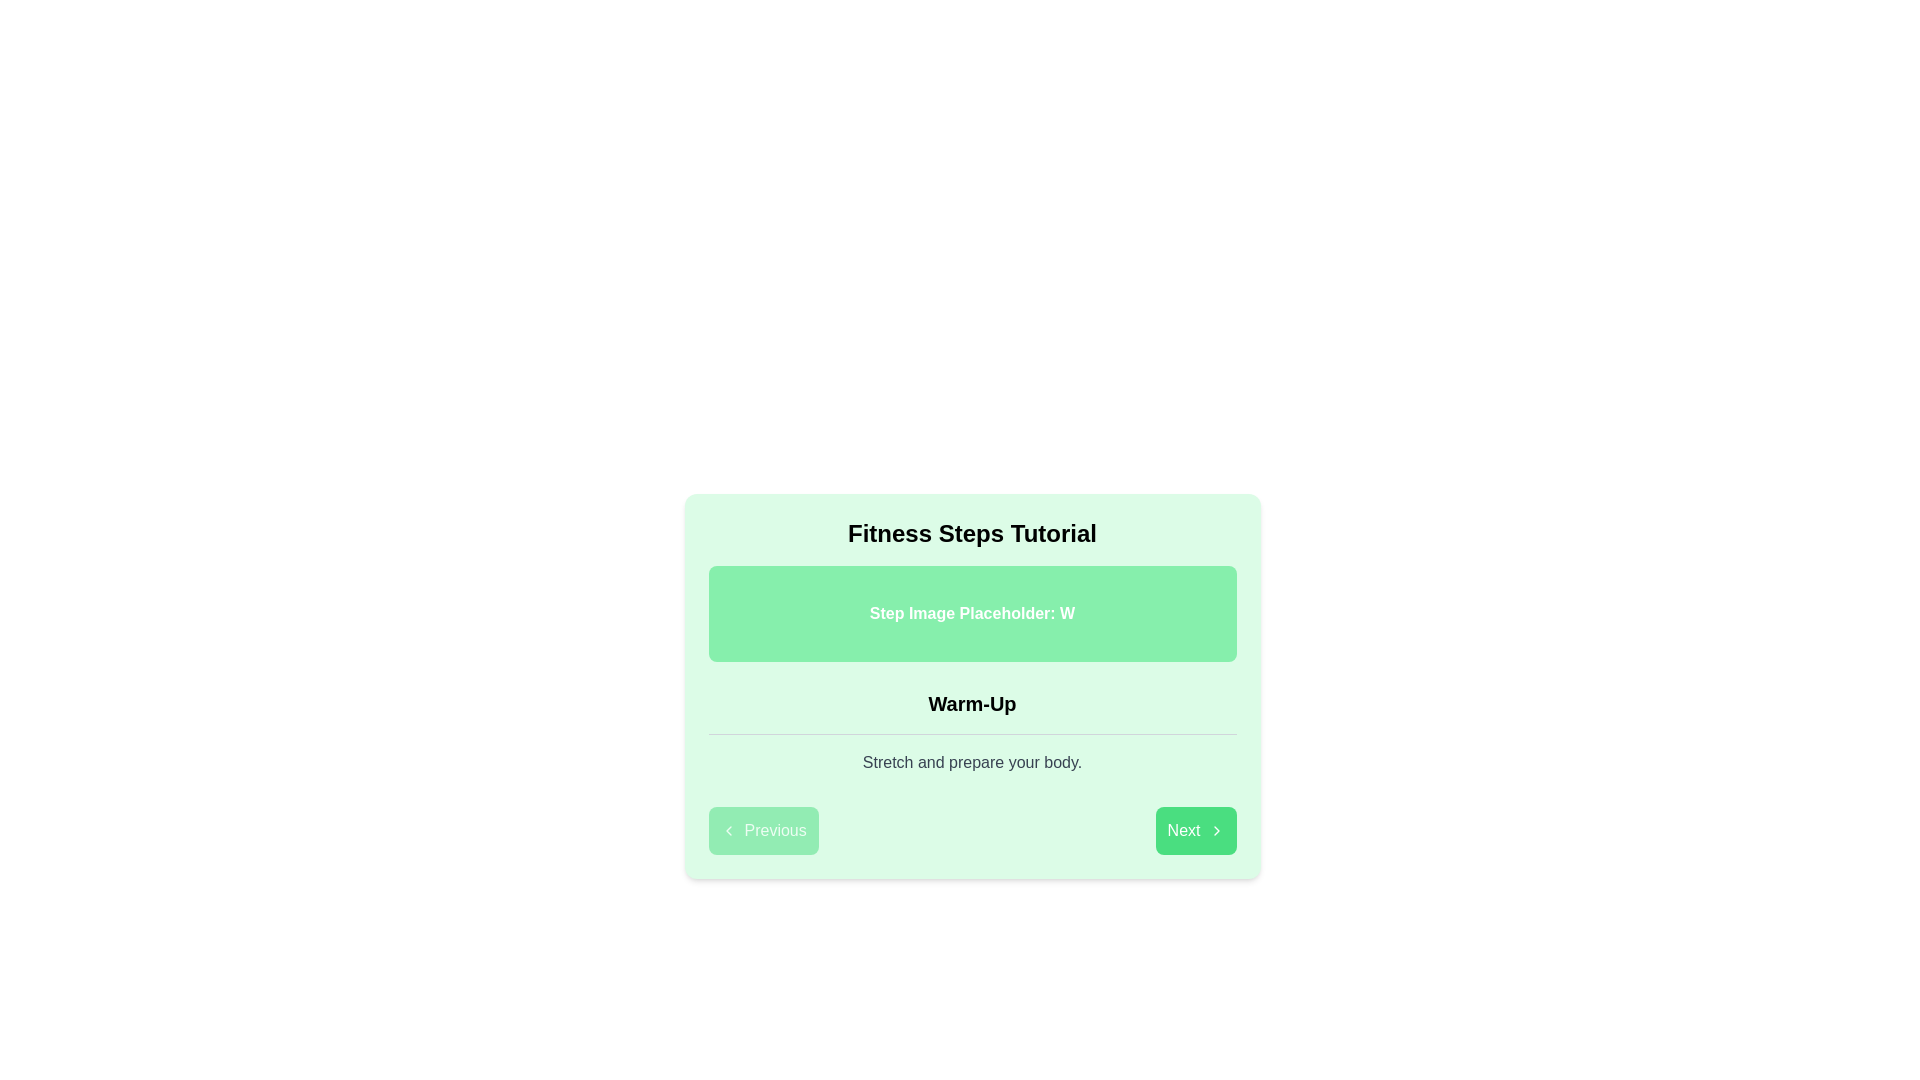  I want to click on the right-pointing chevron icon outlined in black on a green background, which is part of the 'Next' button located at the bottom right of the interface, so click(1215, 830).